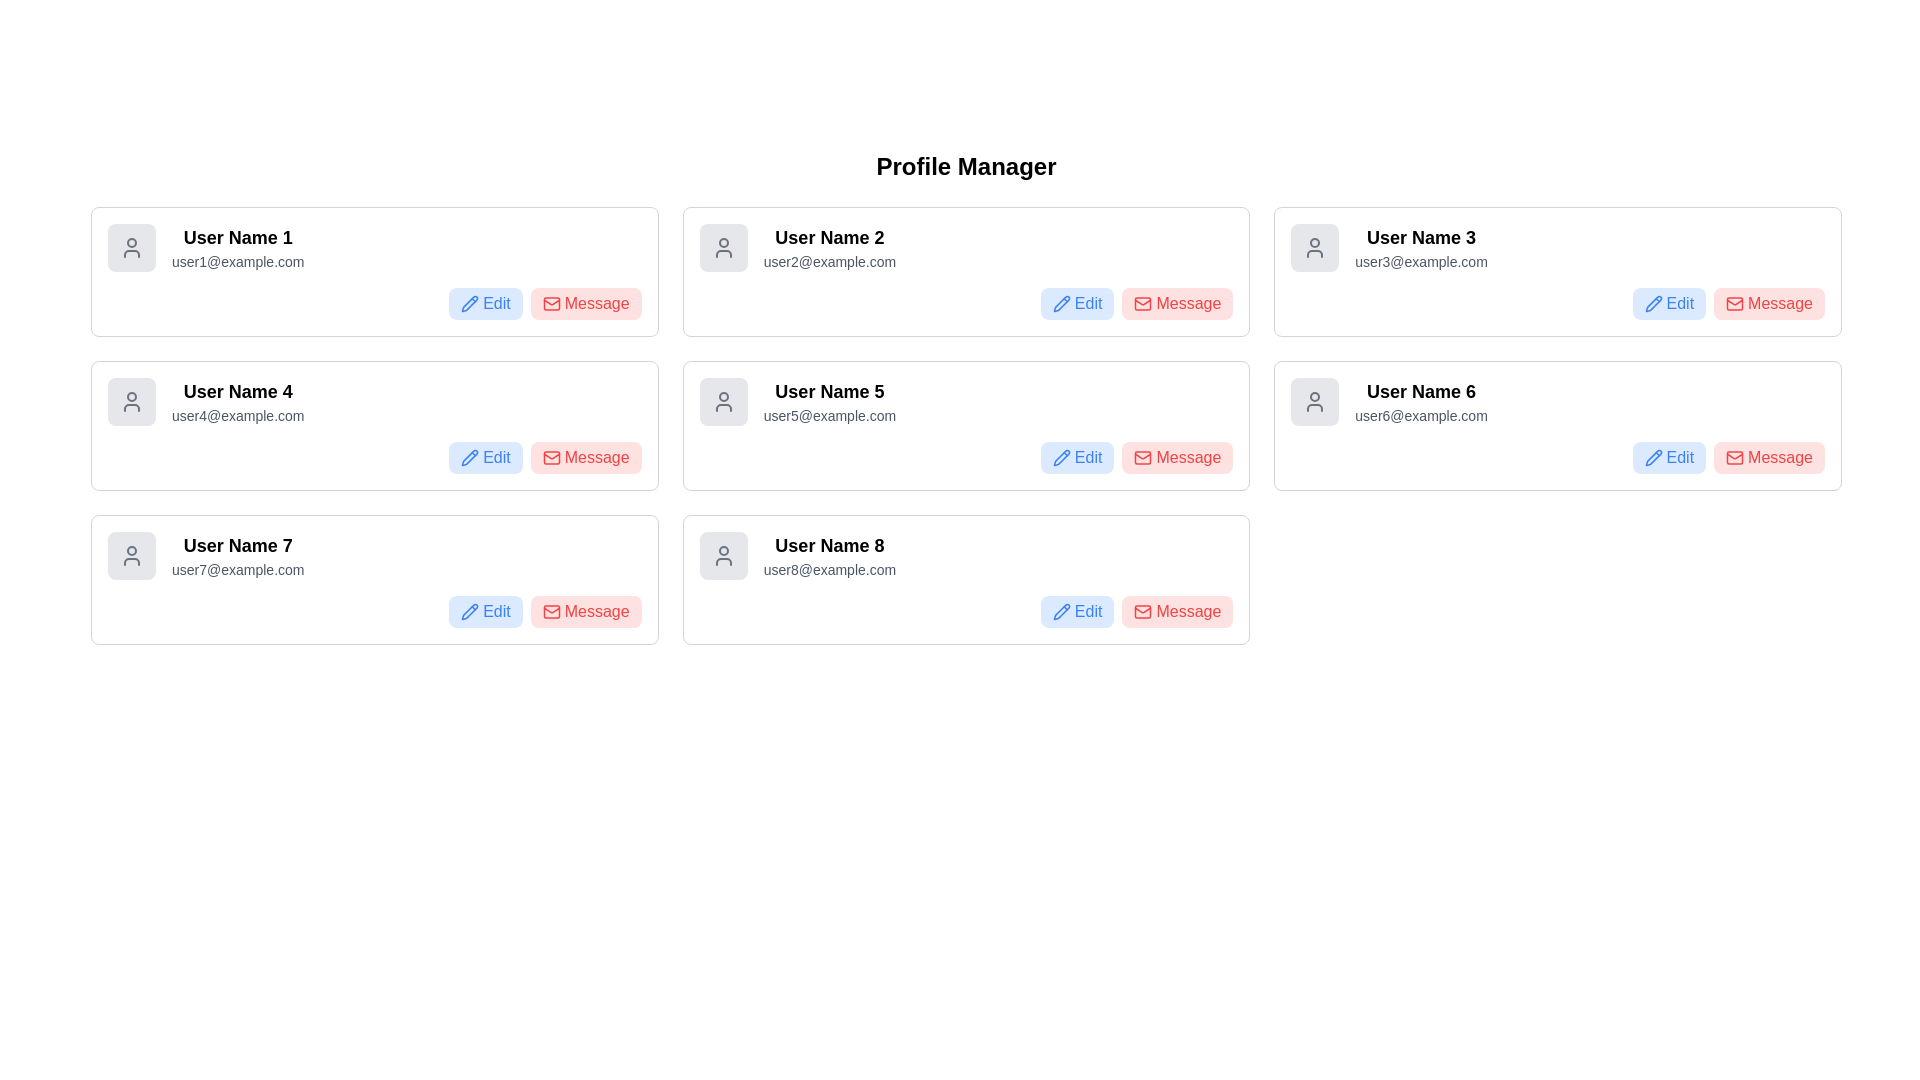  What do you see at coordinates (1060, 611) in the screenshot?
I see `the 'Edit' button associated with the pencil icon for 'User Name 8' to initiate editing` at bounding box center [1060, 611].